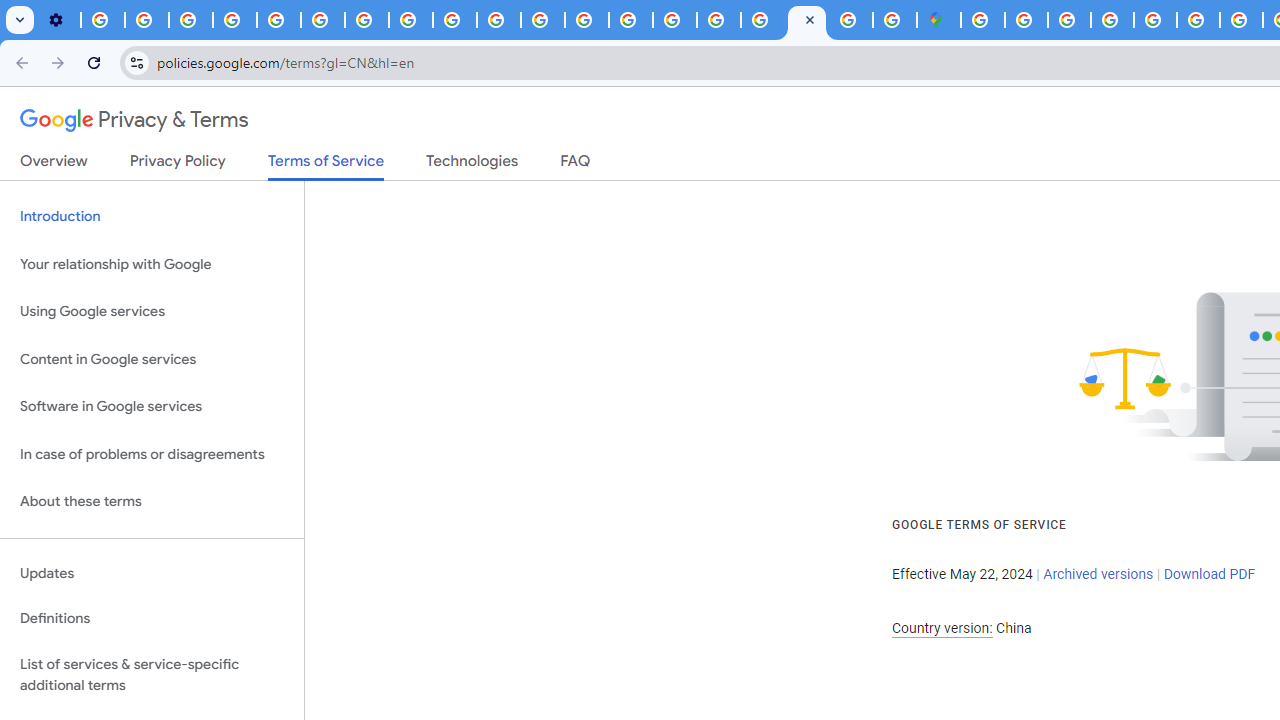  I want to click on 'Technologies', so click(471, 164).